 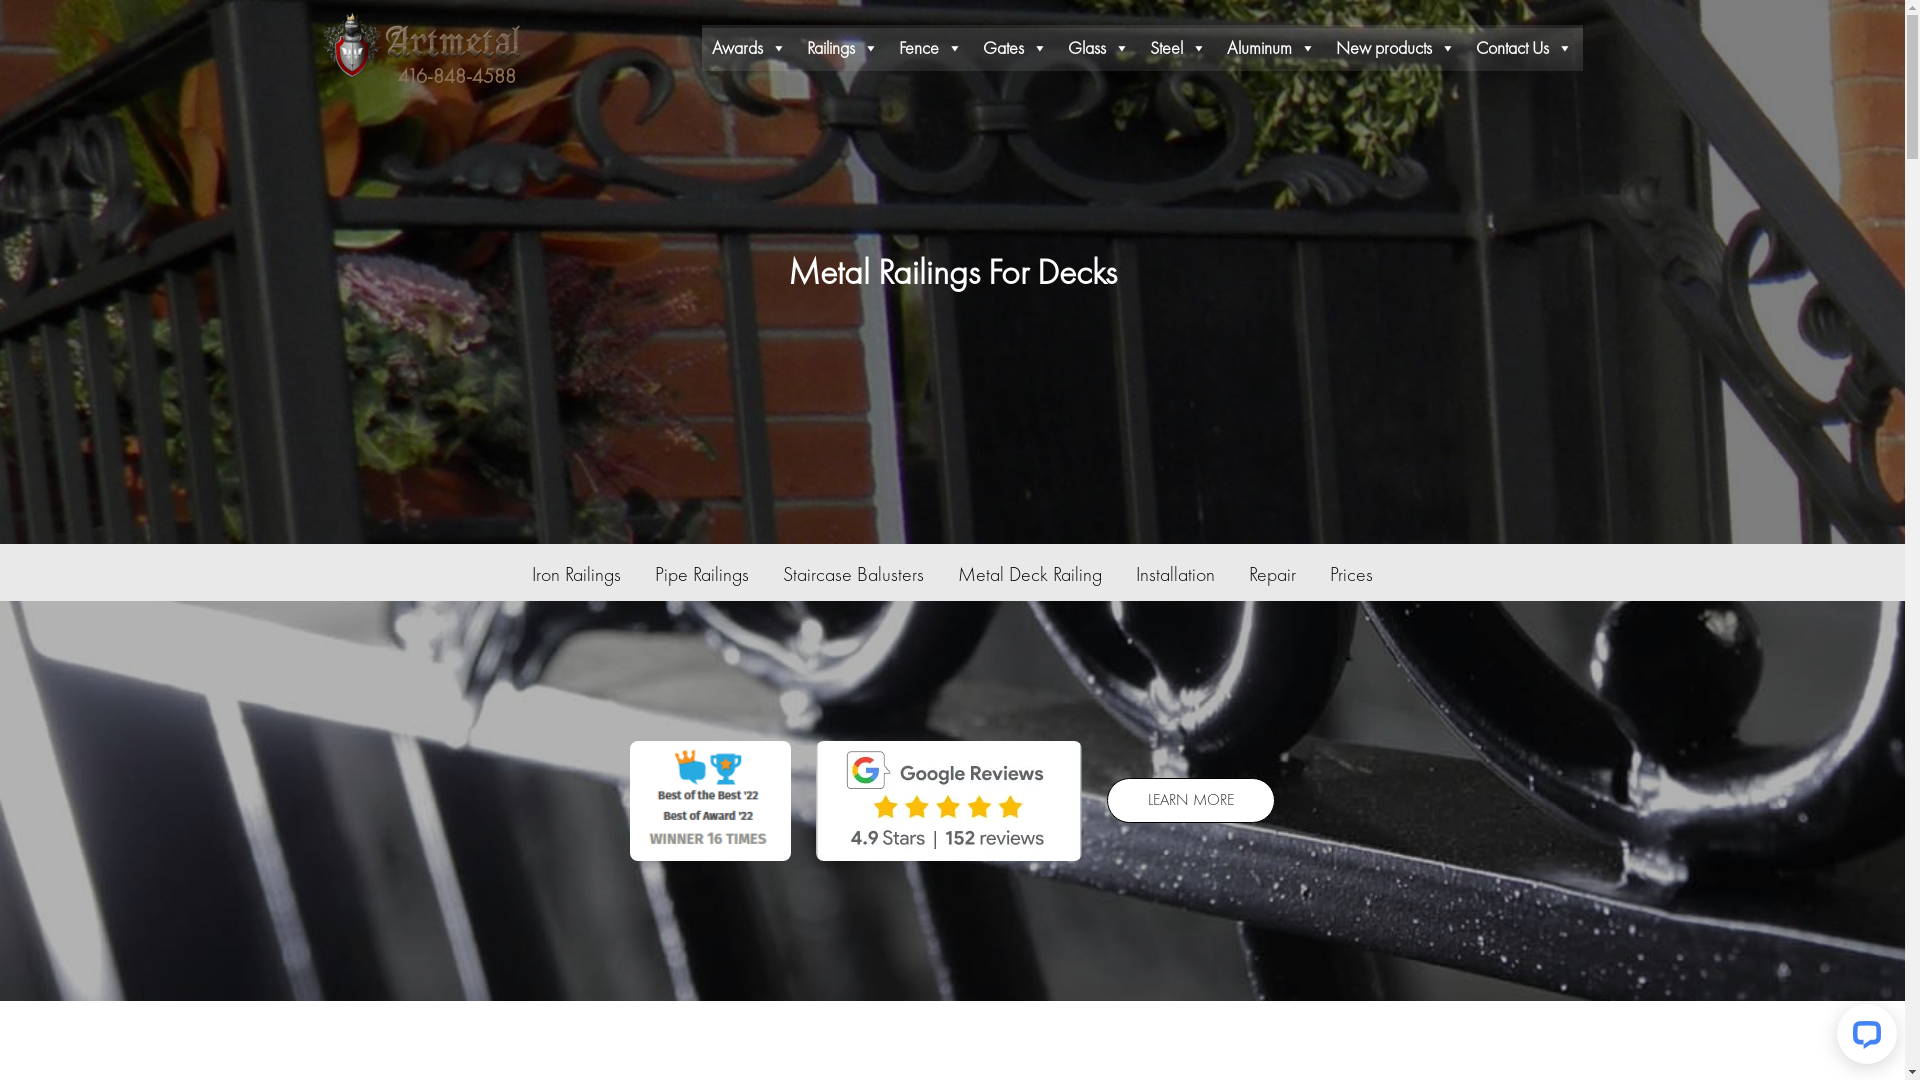 What do you see at coordinates (1351, 574) in the screenshot?
I see `'Prices'` at bounding box center [1351, 574].